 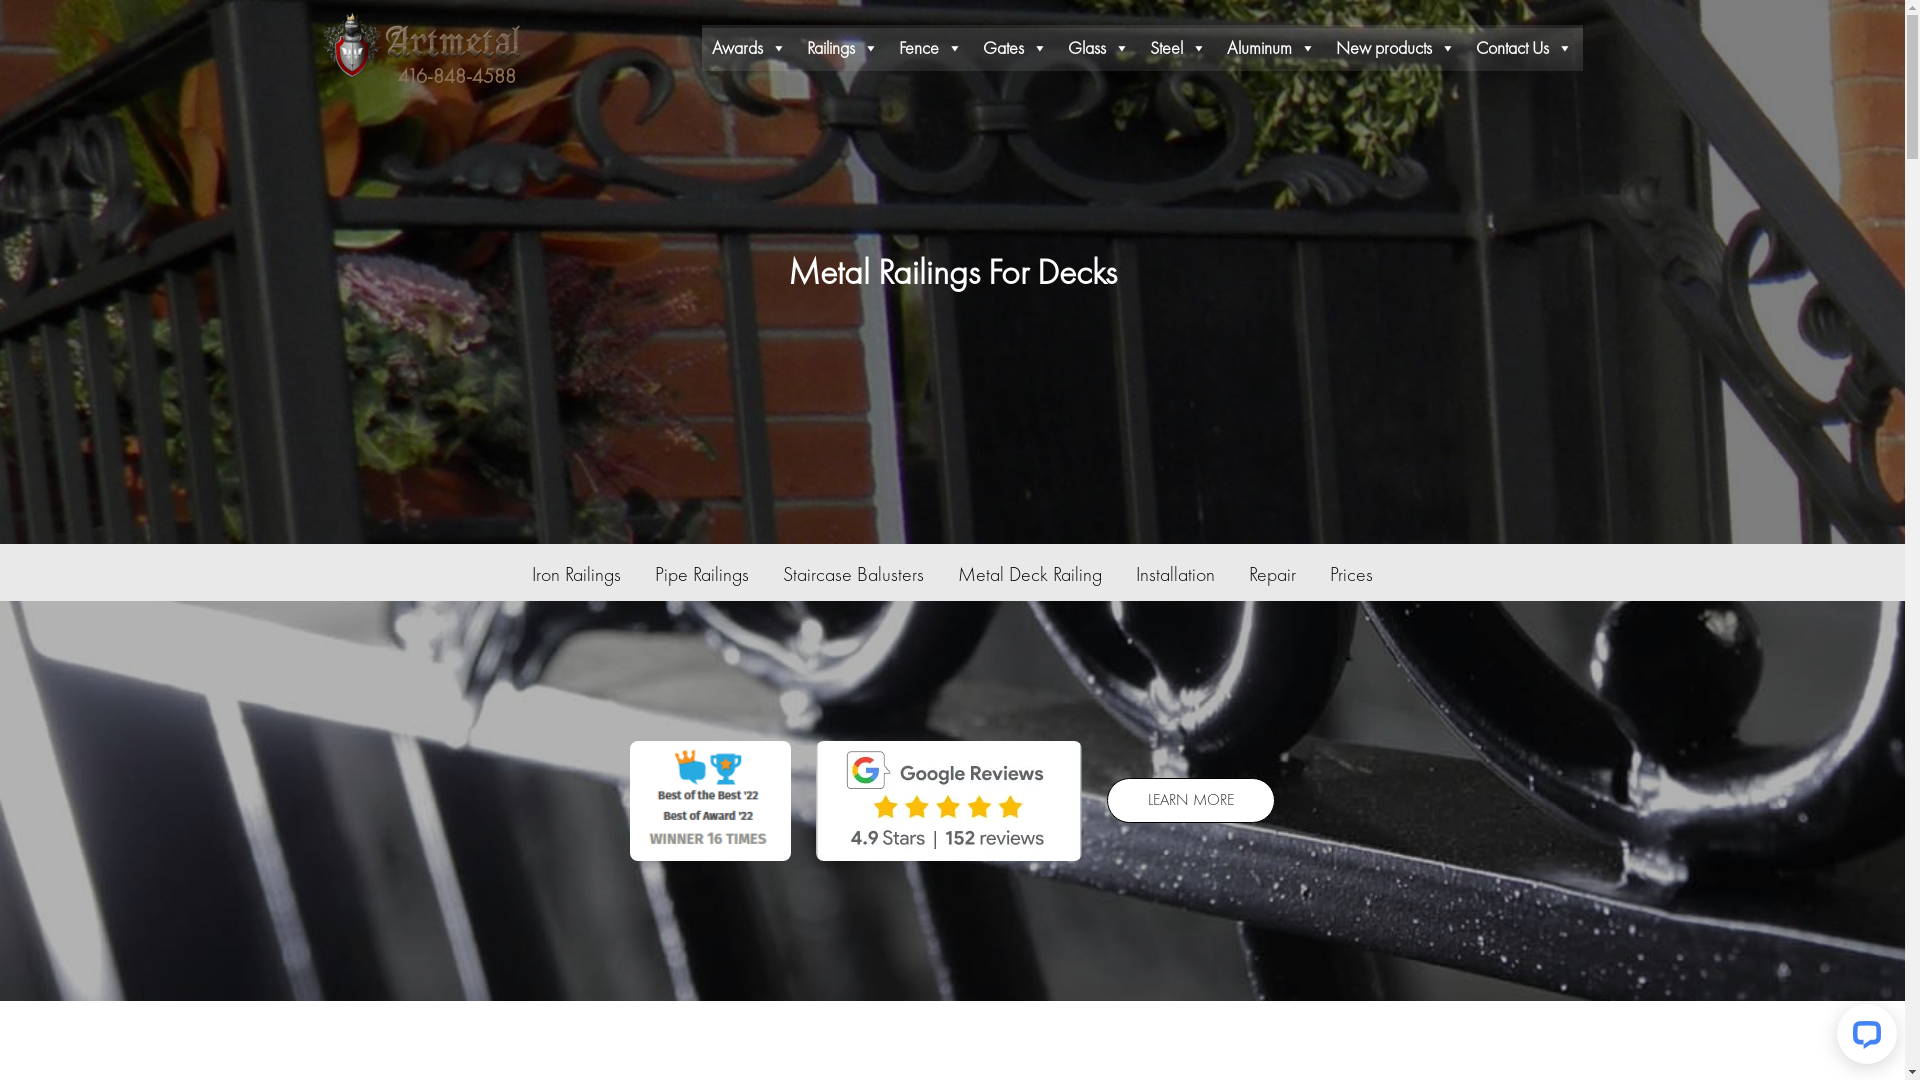 What do you see at coordinates (1351, 574) in the screenshot?
I see `'Prices'` at bounding box center [1351, 574].